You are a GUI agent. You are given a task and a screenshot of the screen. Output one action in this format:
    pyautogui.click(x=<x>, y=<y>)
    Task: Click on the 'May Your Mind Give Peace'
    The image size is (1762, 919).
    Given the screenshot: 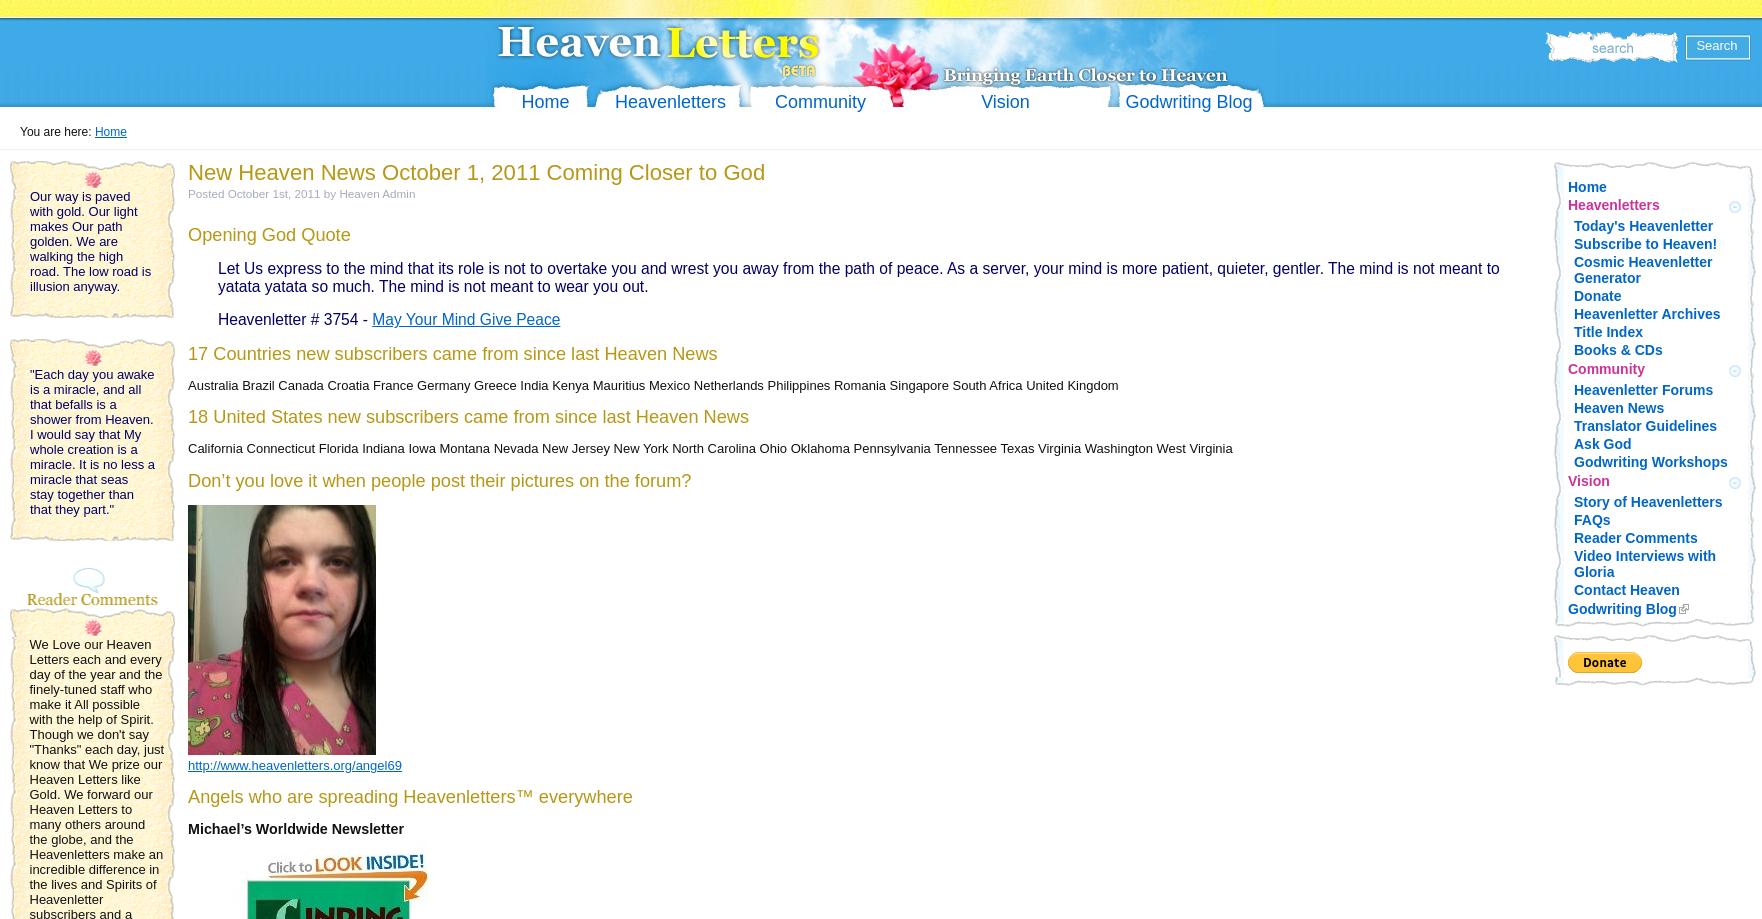 What is the action you would take?
    pyautogui.click(x=465, y=318)
    